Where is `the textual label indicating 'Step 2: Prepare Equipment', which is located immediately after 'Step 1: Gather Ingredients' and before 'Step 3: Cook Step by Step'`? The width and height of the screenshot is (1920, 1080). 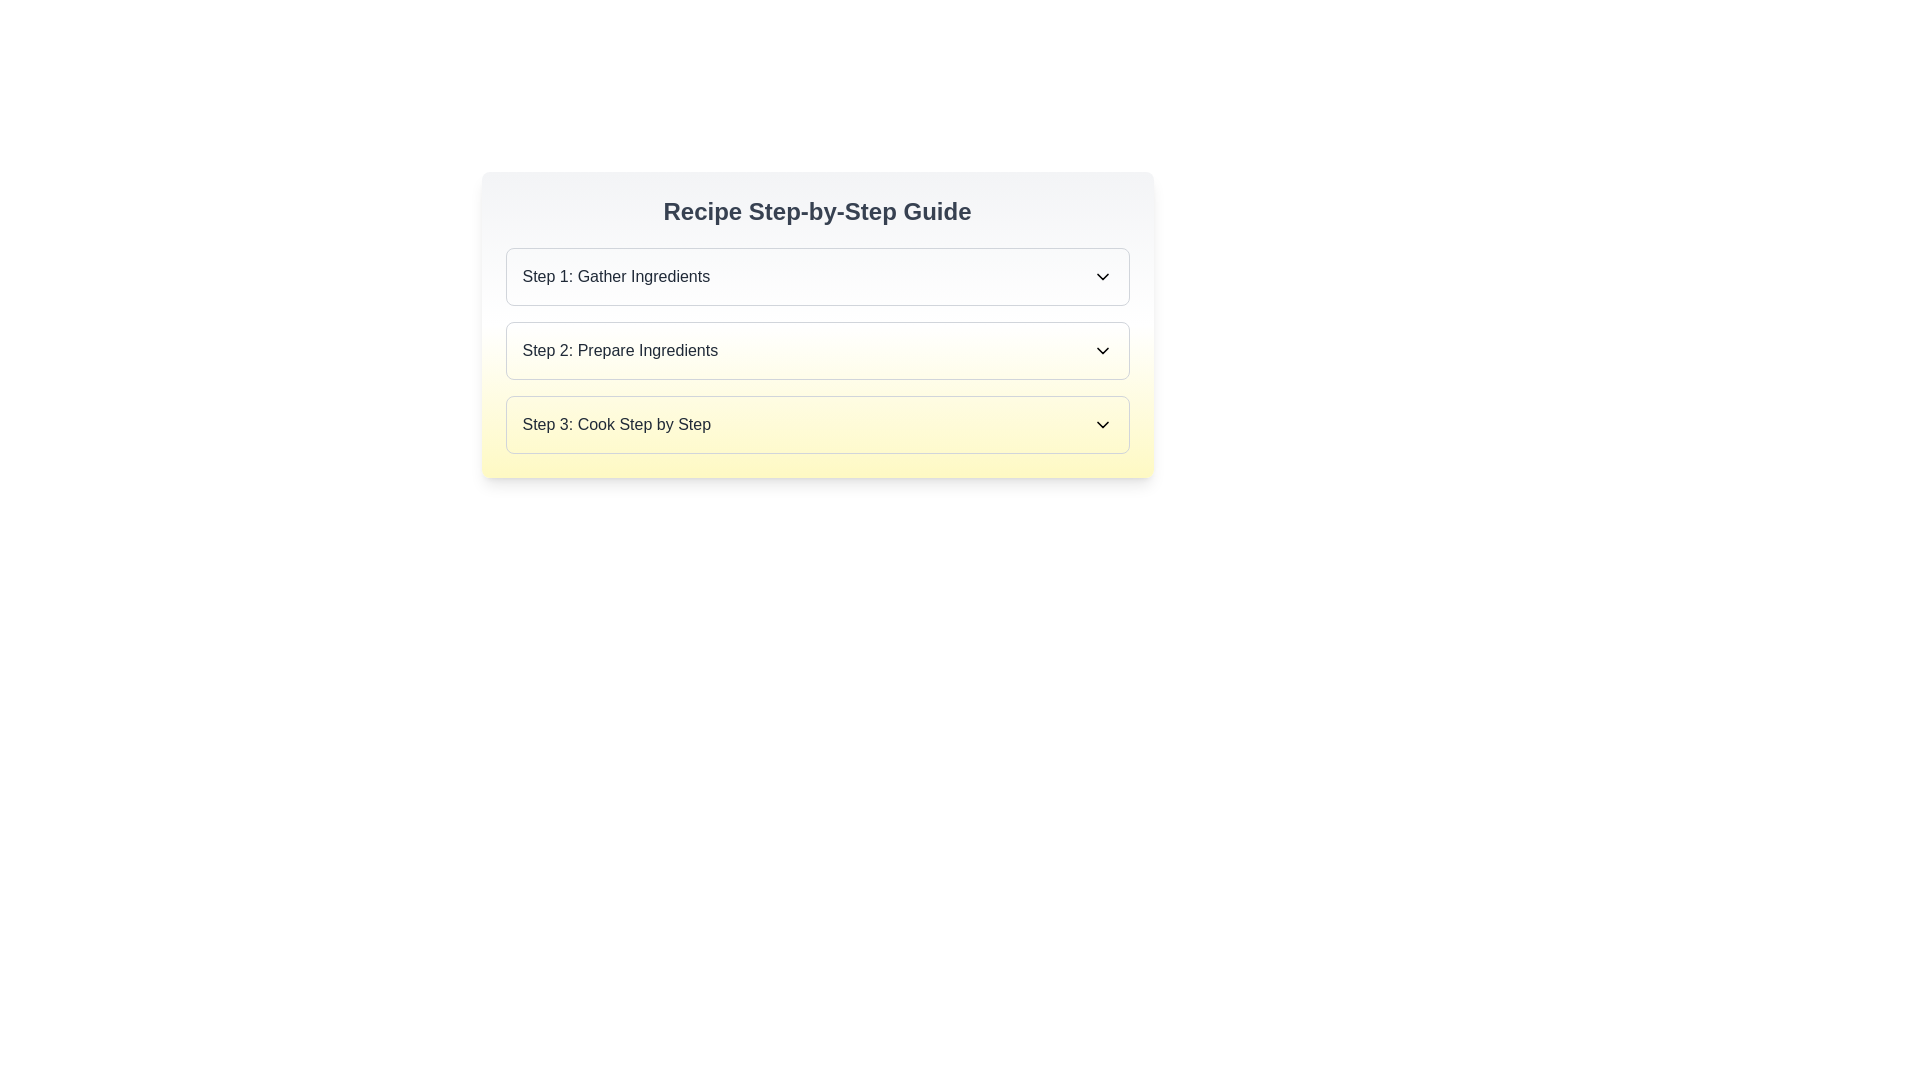 the textual label indicating 'Step 2: Prepare Equipment', which is located immediately after 'Step 1: Gather Ingredients' and before 'Step 3: Cook Step by Step' is located at coordinates (619, 350).